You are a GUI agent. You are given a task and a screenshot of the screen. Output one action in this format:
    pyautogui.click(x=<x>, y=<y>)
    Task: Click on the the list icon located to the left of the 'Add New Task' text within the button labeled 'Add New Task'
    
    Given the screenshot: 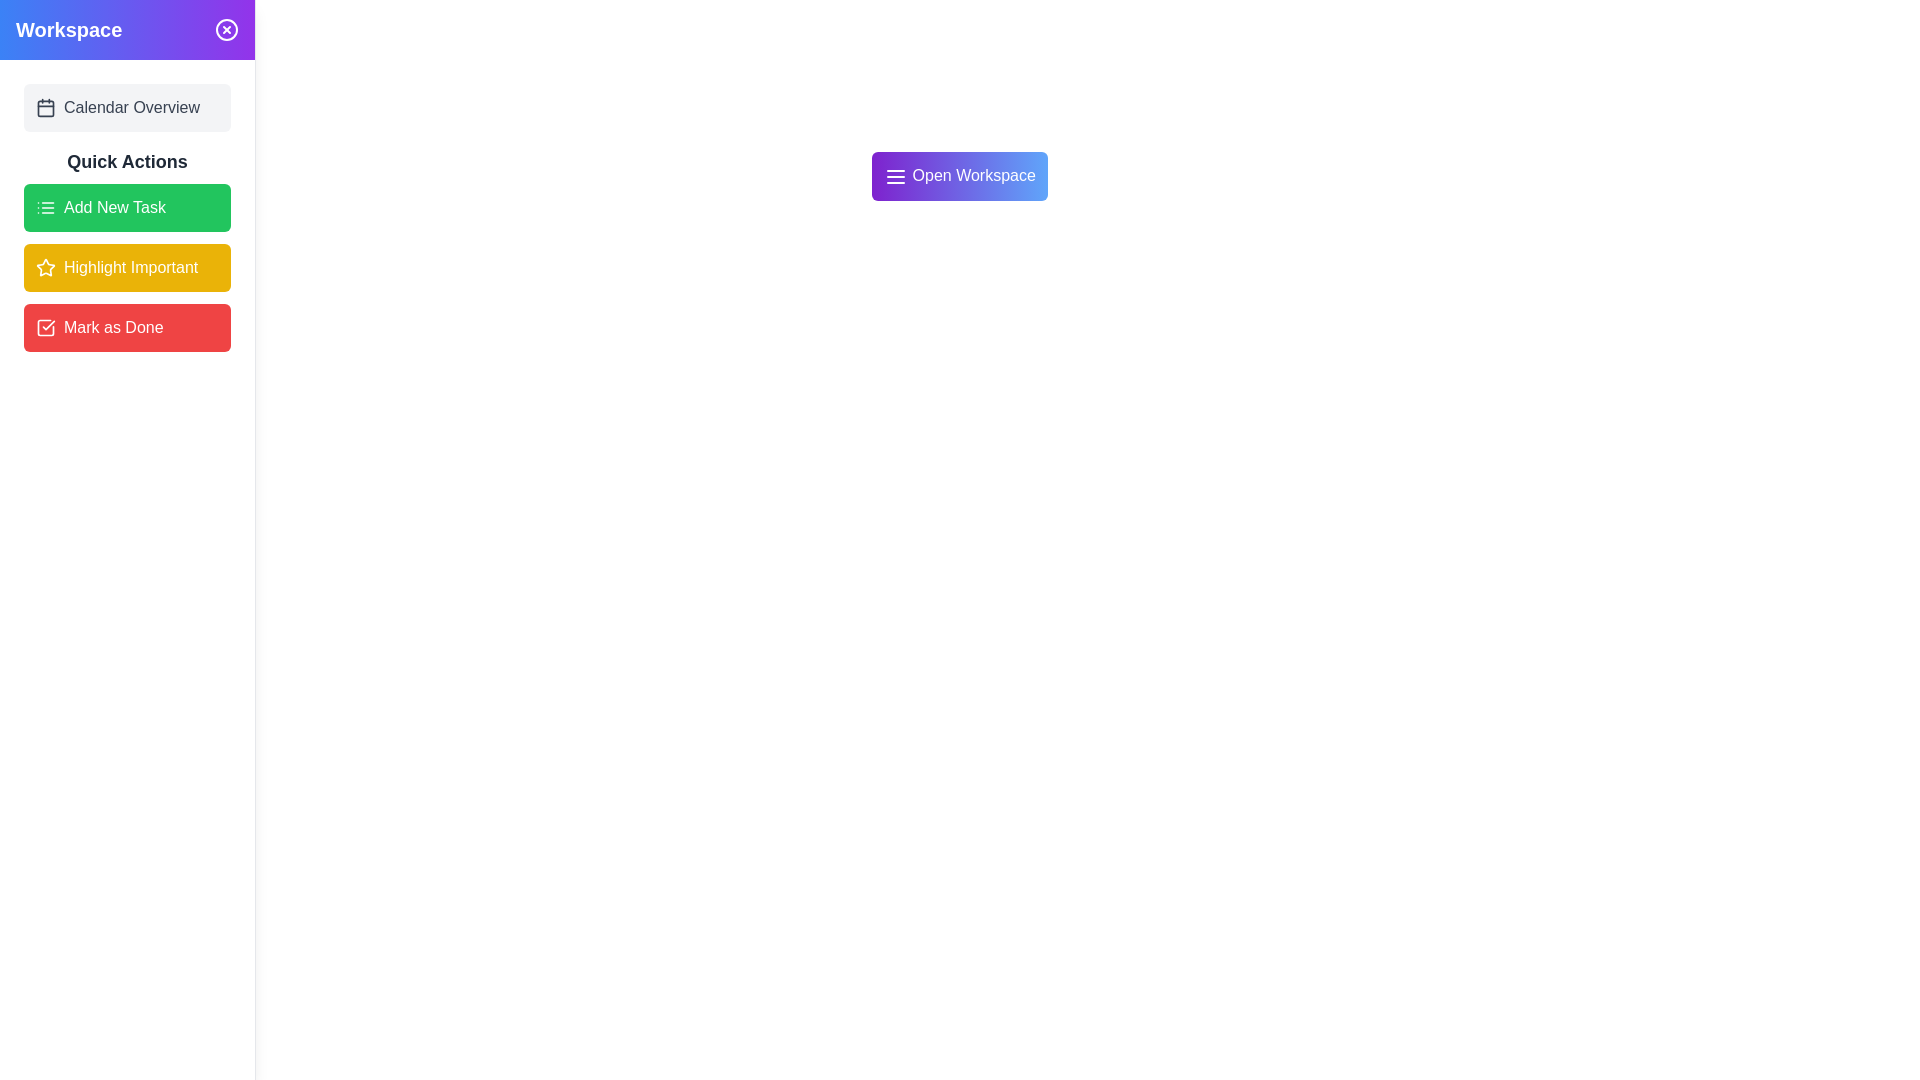 What is the action you would take?
    pyautogui.click(x=46, y=208)
    